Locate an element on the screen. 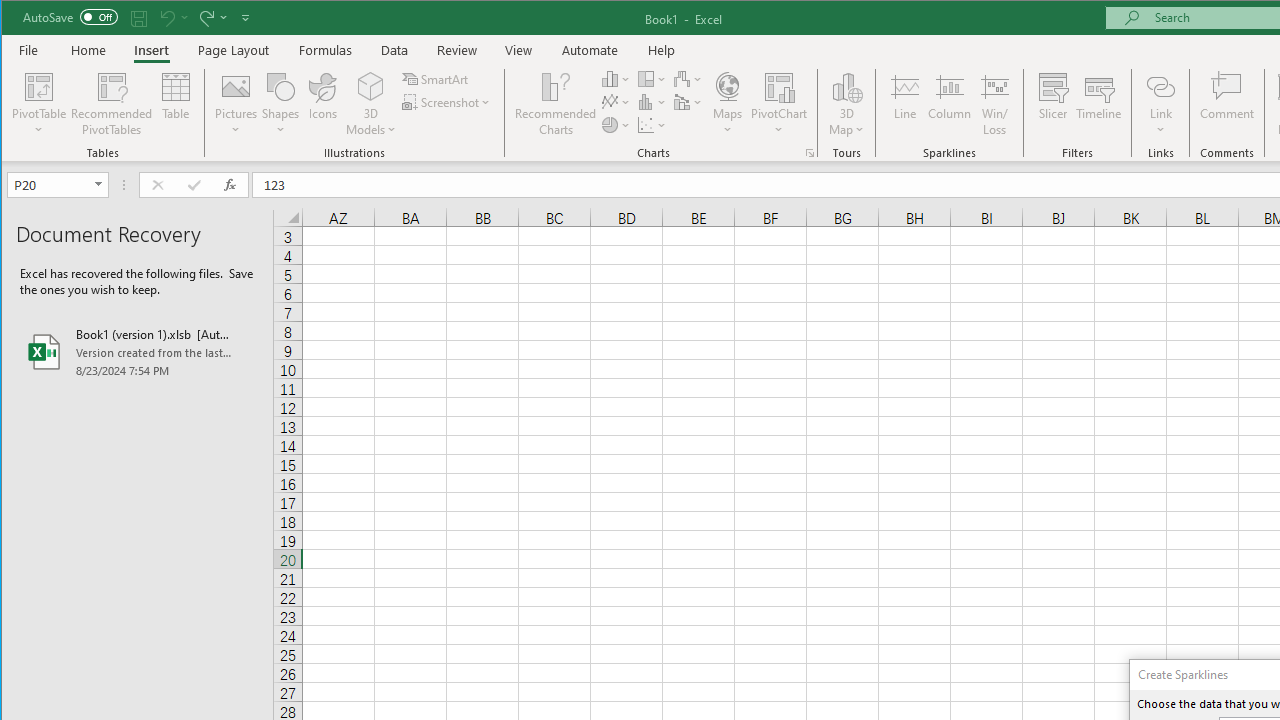 The image size is (1280, 720). 'Pictures' is located at coordinates (236, 104).